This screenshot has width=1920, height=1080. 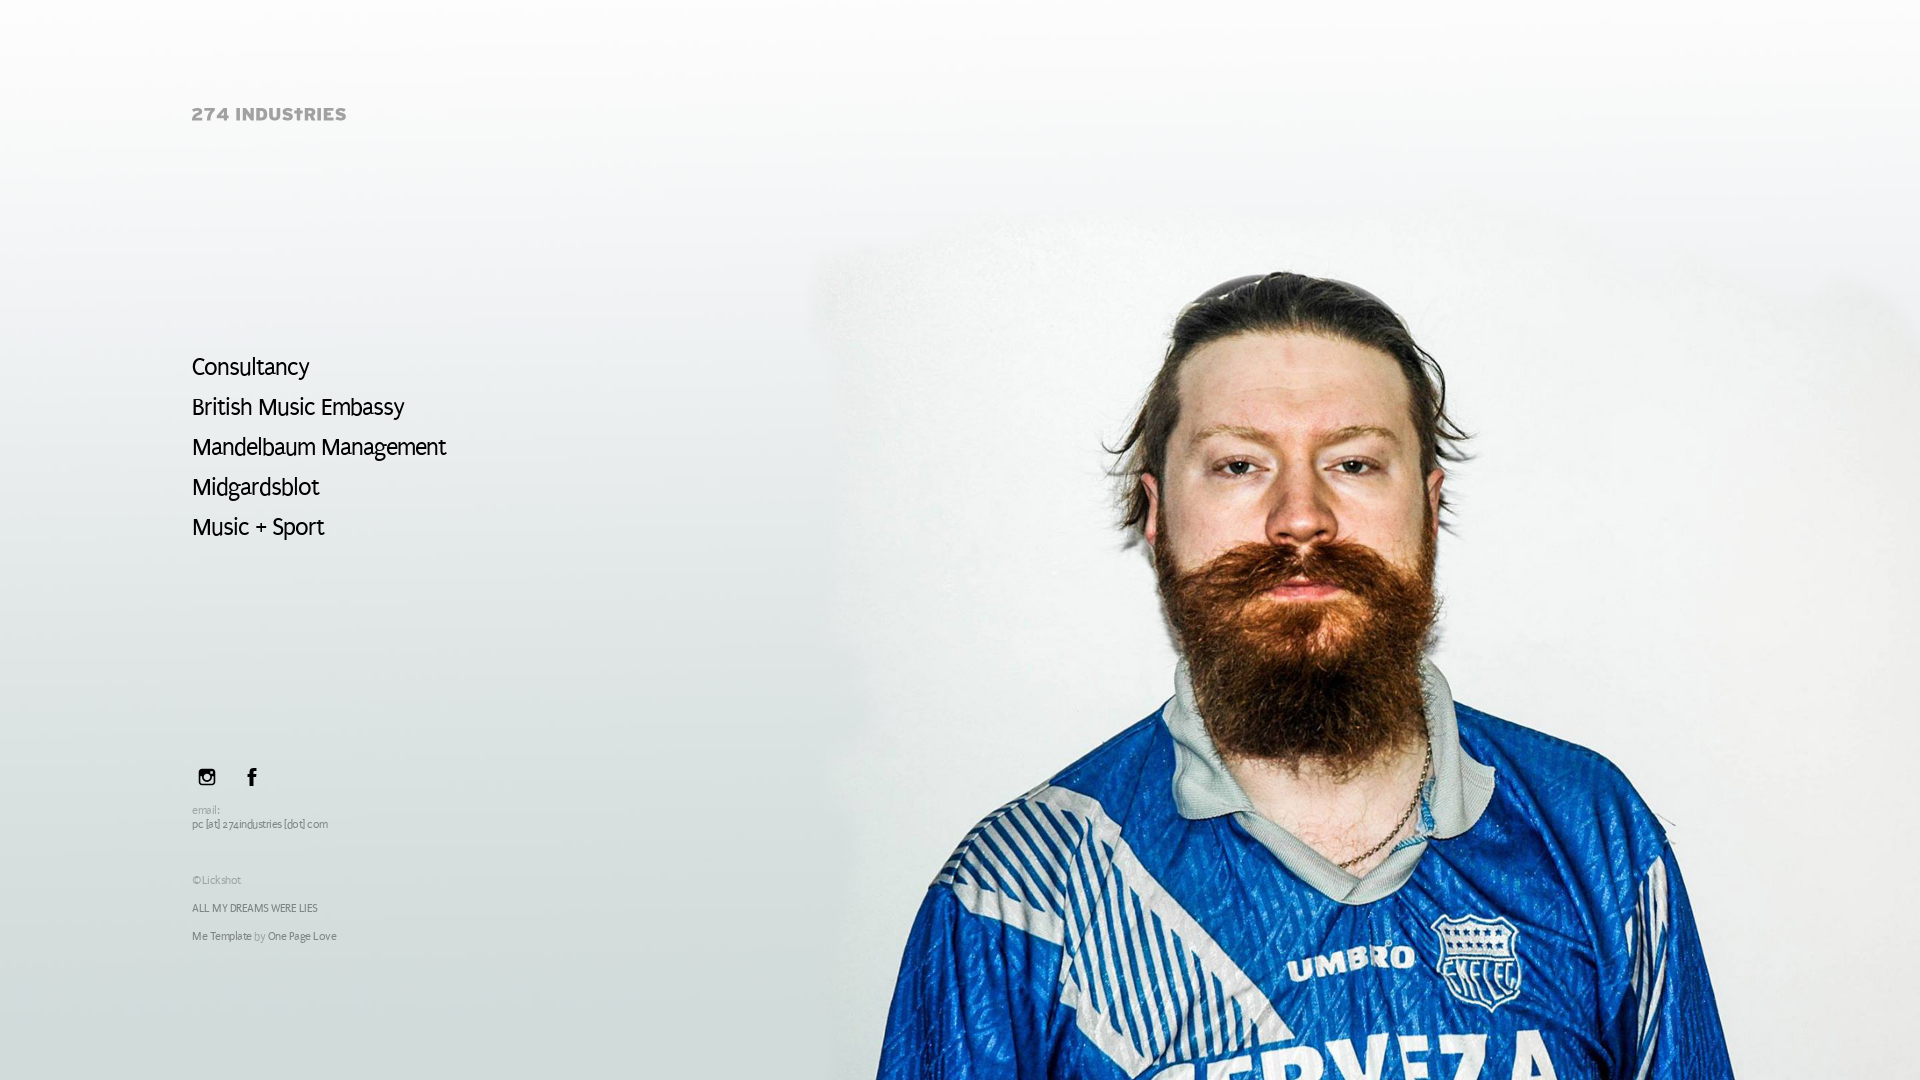 I want to click on 'One Page Love', so click(x=301, y=936).